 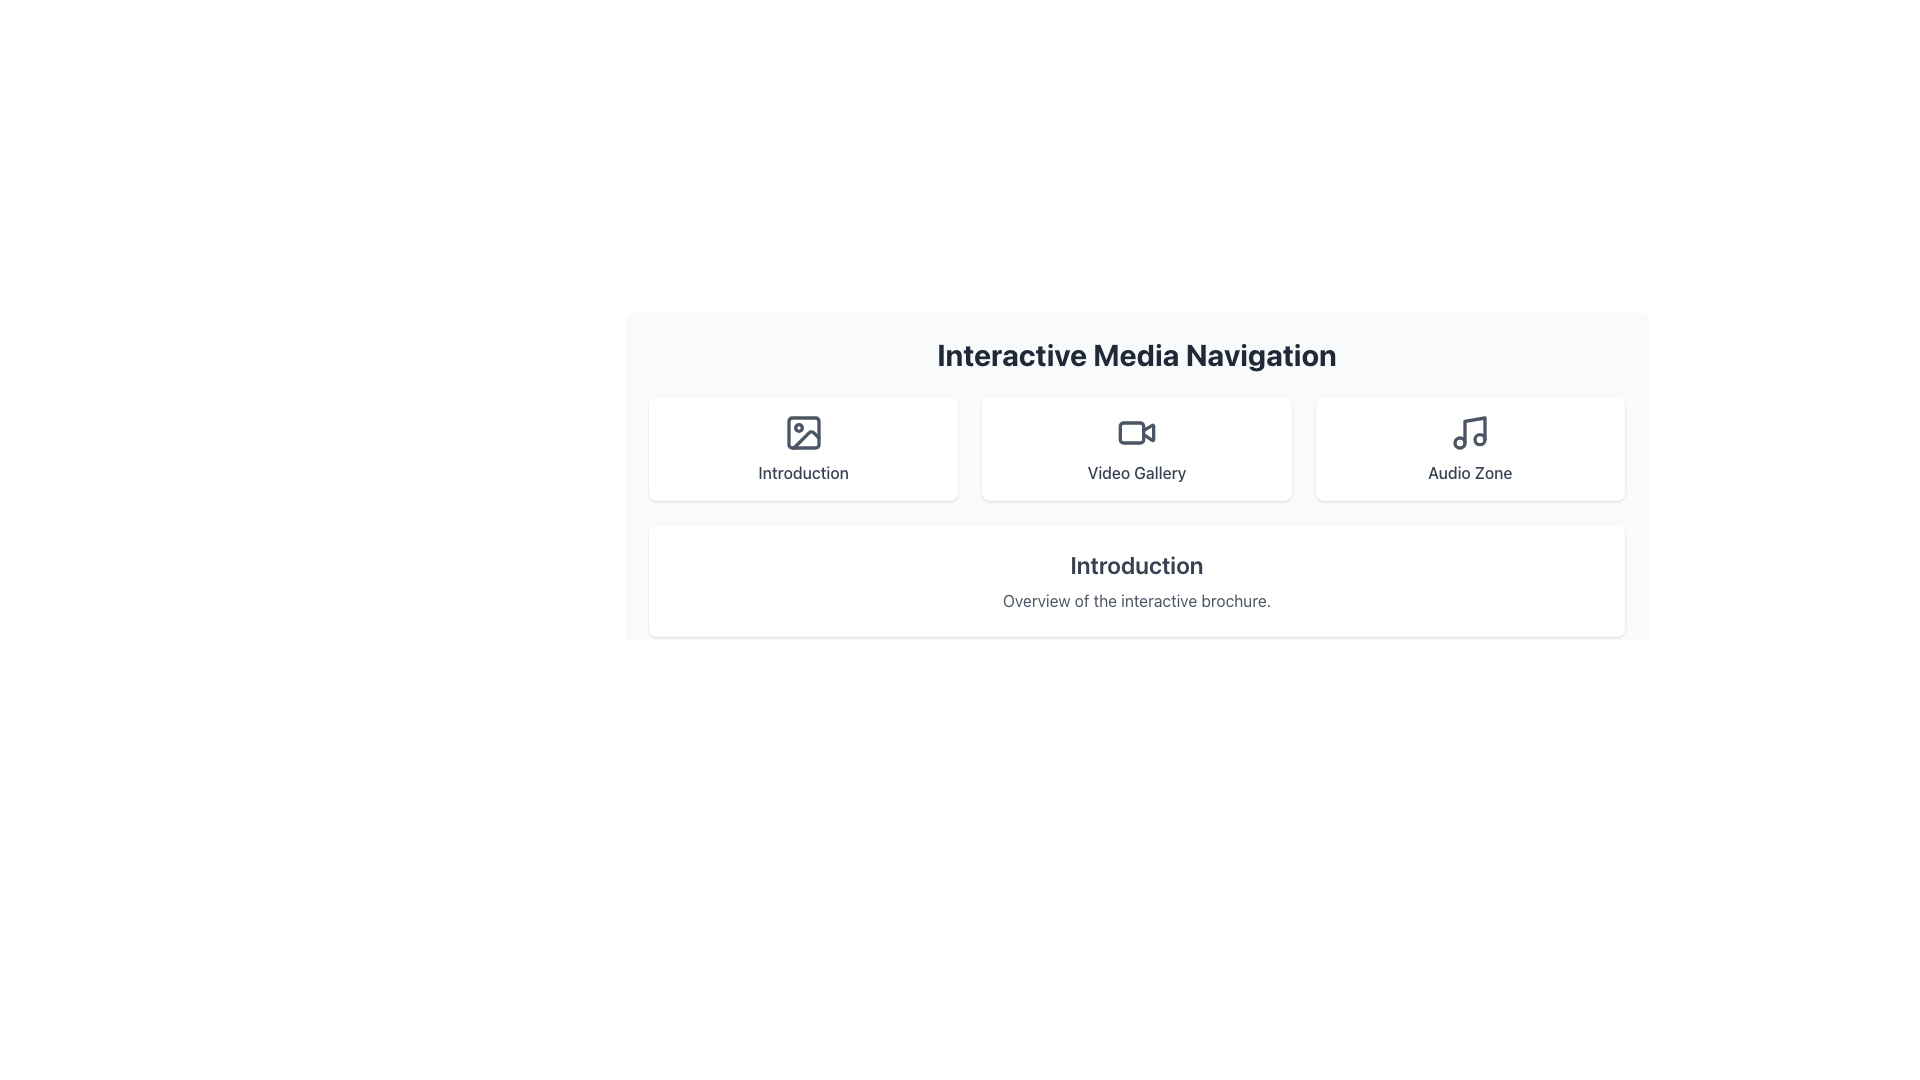 I want to click on the minimalistic gray icon with a circular design located above the 'Introduction' label in the top-left tile of the interface, so click(x=803, y=431).